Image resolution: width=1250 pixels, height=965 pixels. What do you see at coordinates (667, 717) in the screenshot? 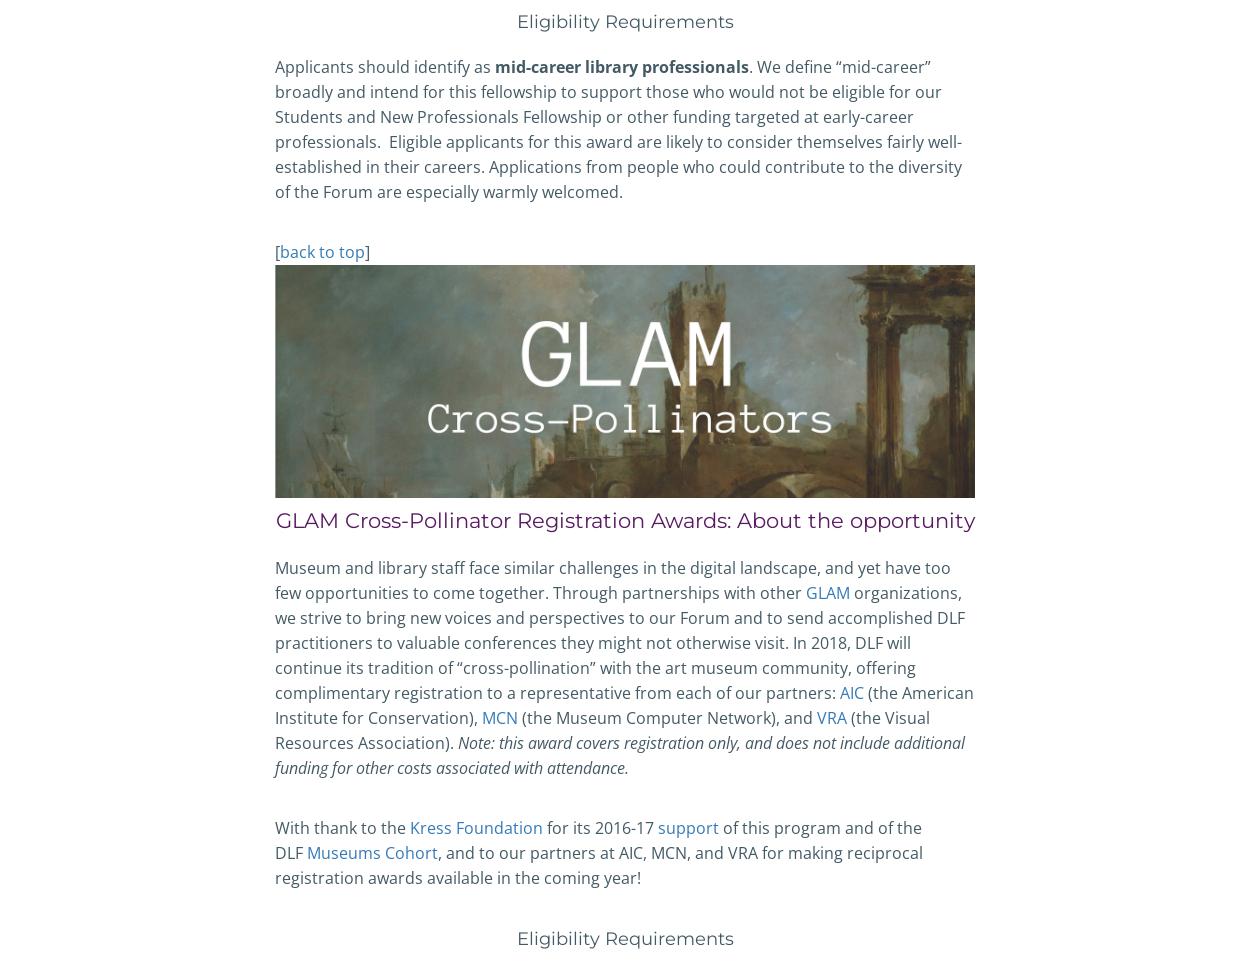
I see `'(the Museum Computer Network), and'` at bounding box center [667, 717].